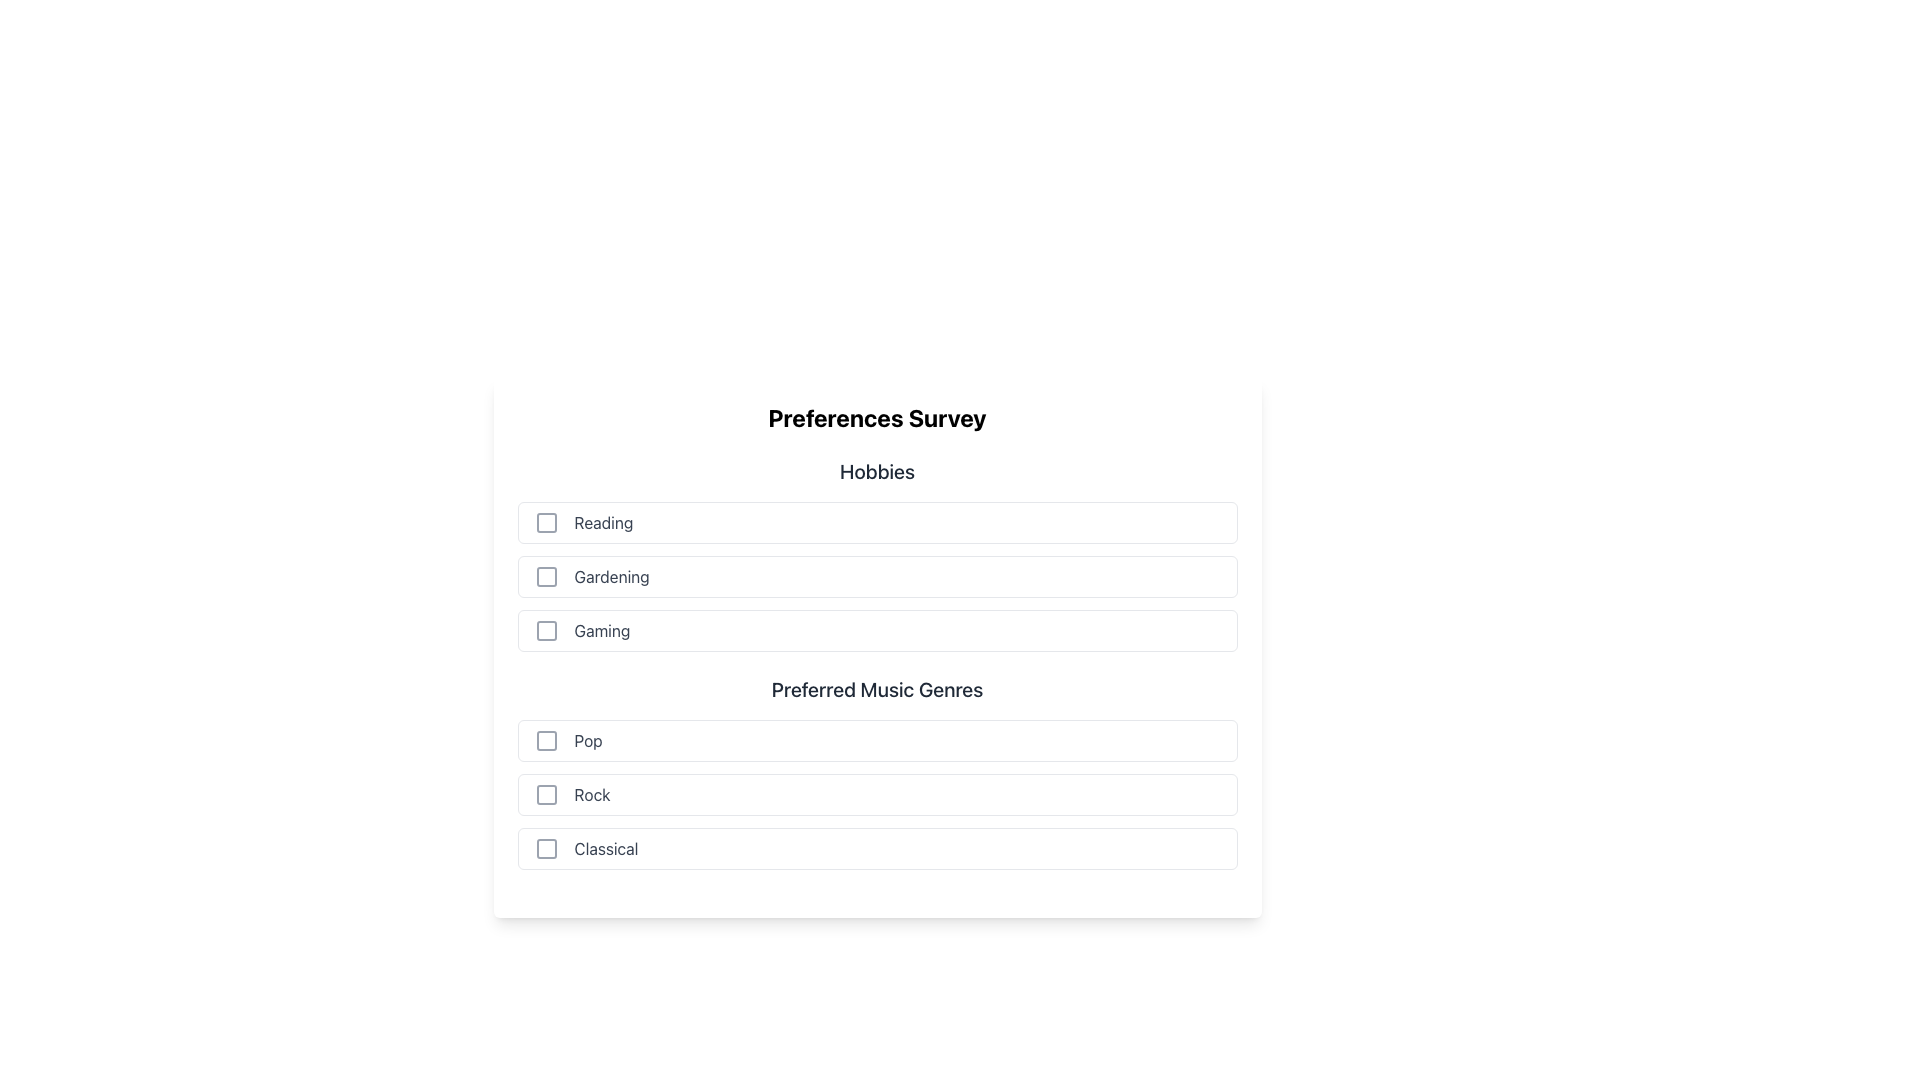 The image size is (1920, 1080). I want to click on and understand the meaning of the text label 'Gaming', which is styled in gray and is the third item under the 'Hobbies' category, so click(601, 631).